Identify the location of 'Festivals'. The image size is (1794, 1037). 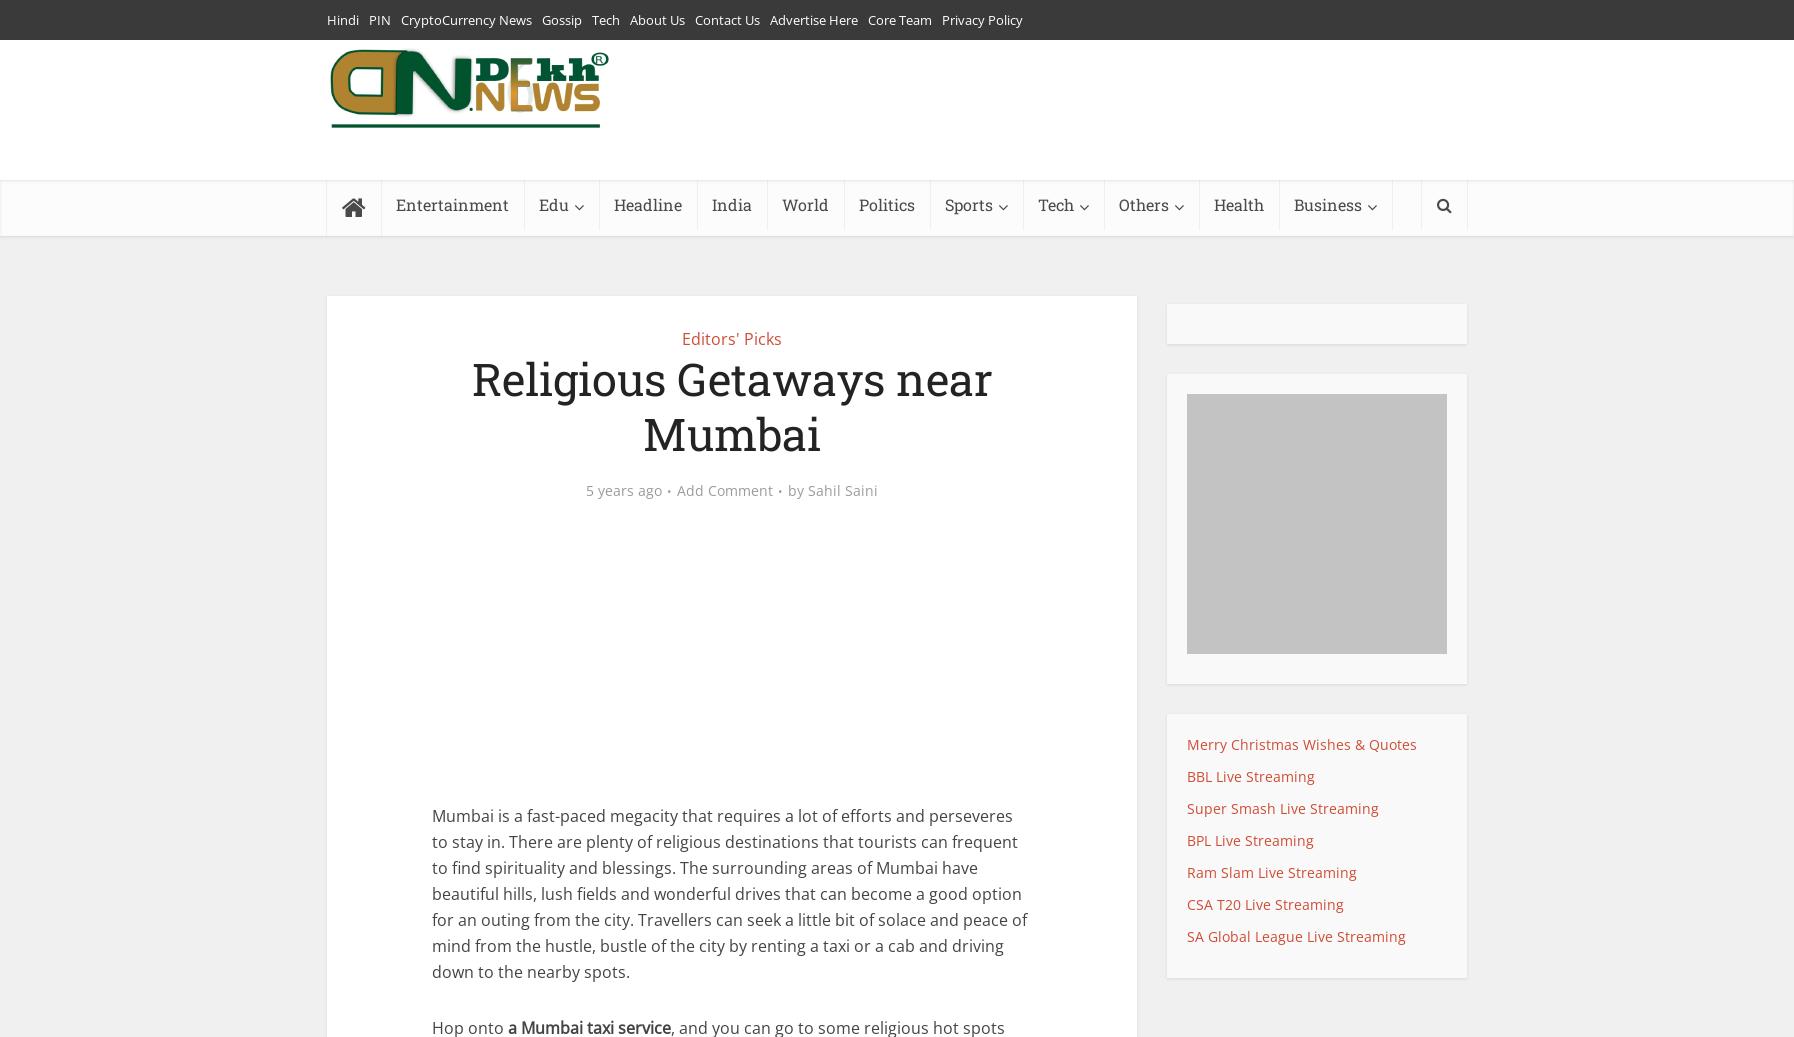
(1117, 300).